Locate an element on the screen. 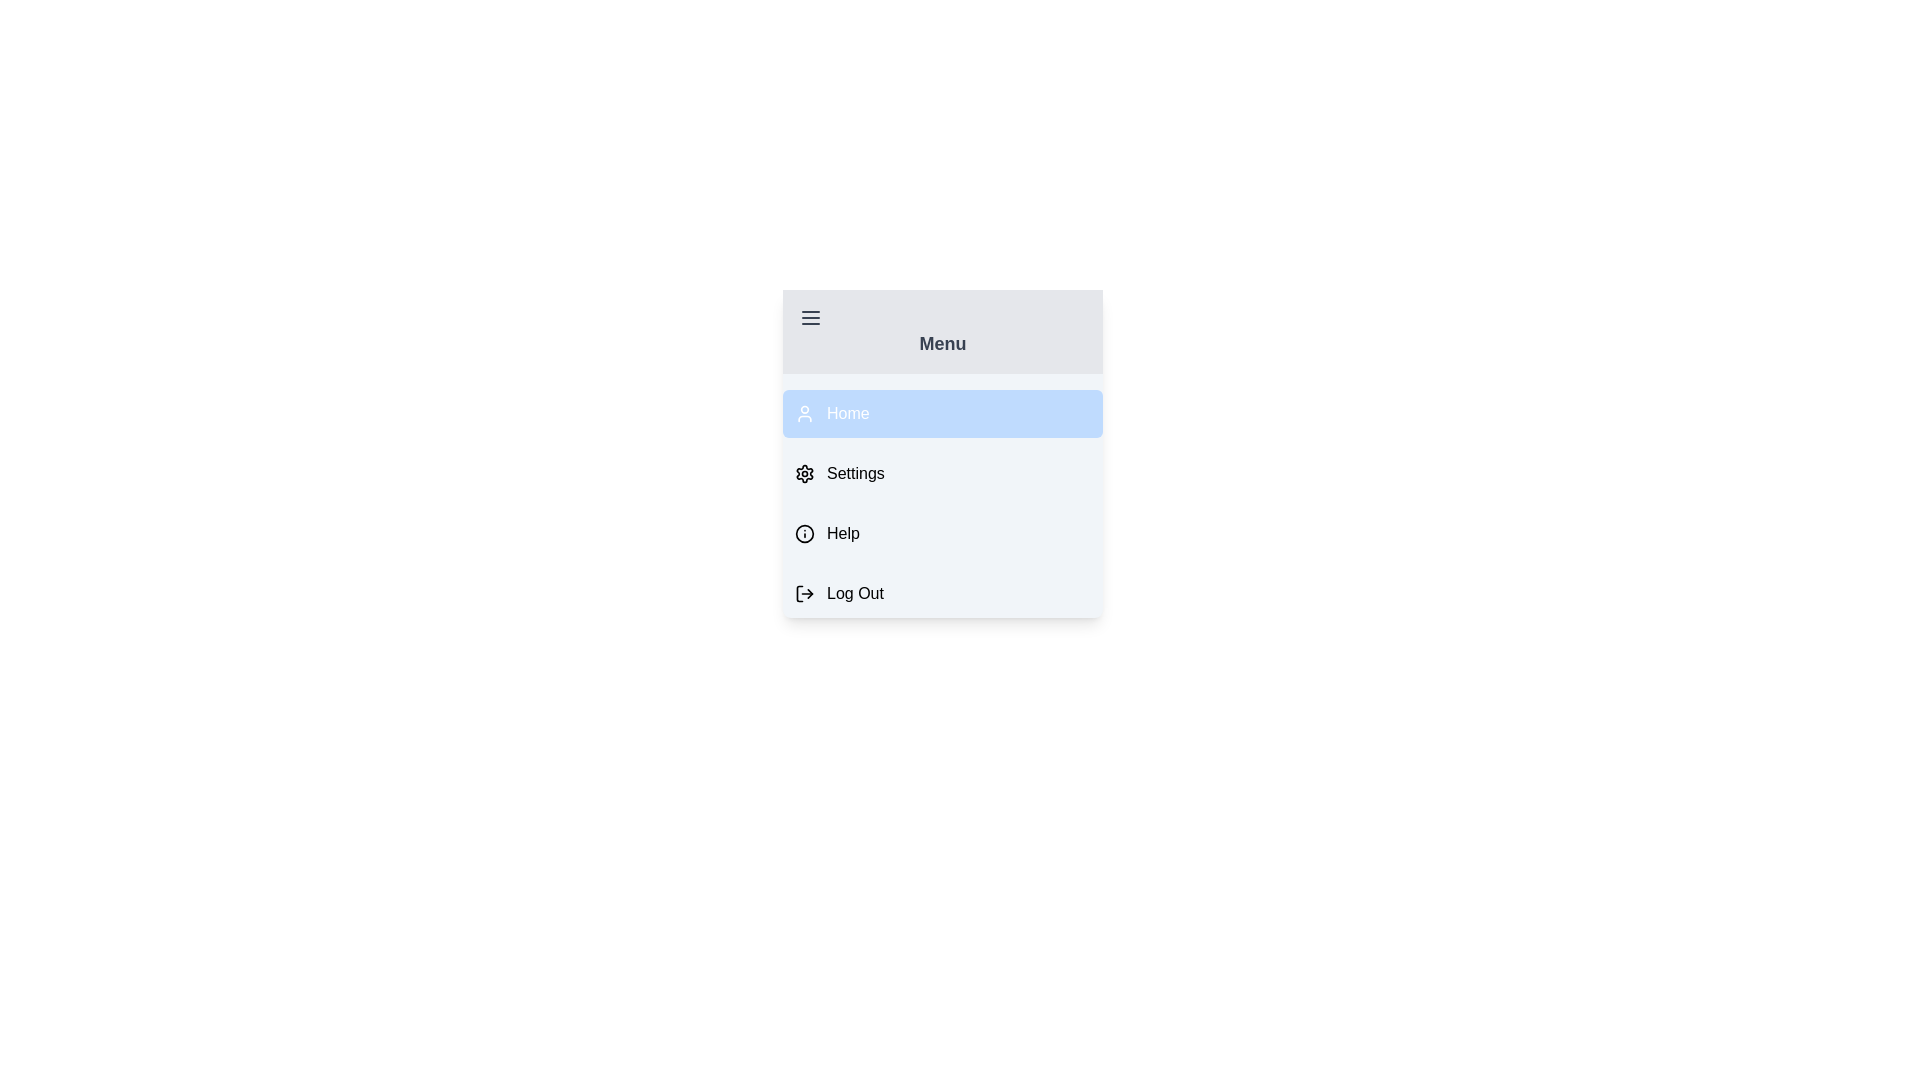 The width and height of the screenshot is (1920, 1080). the empty space in the sidebar is located at coordinates (941, 559).